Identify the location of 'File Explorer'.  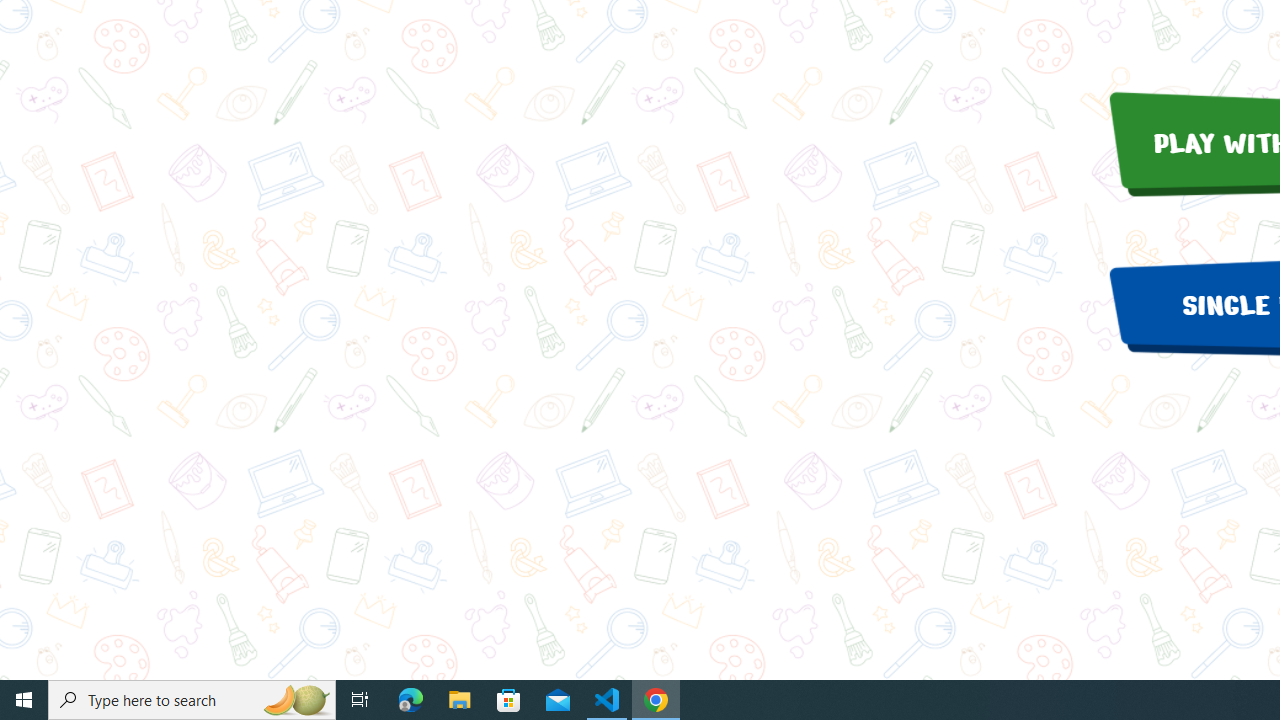
(459, 698).